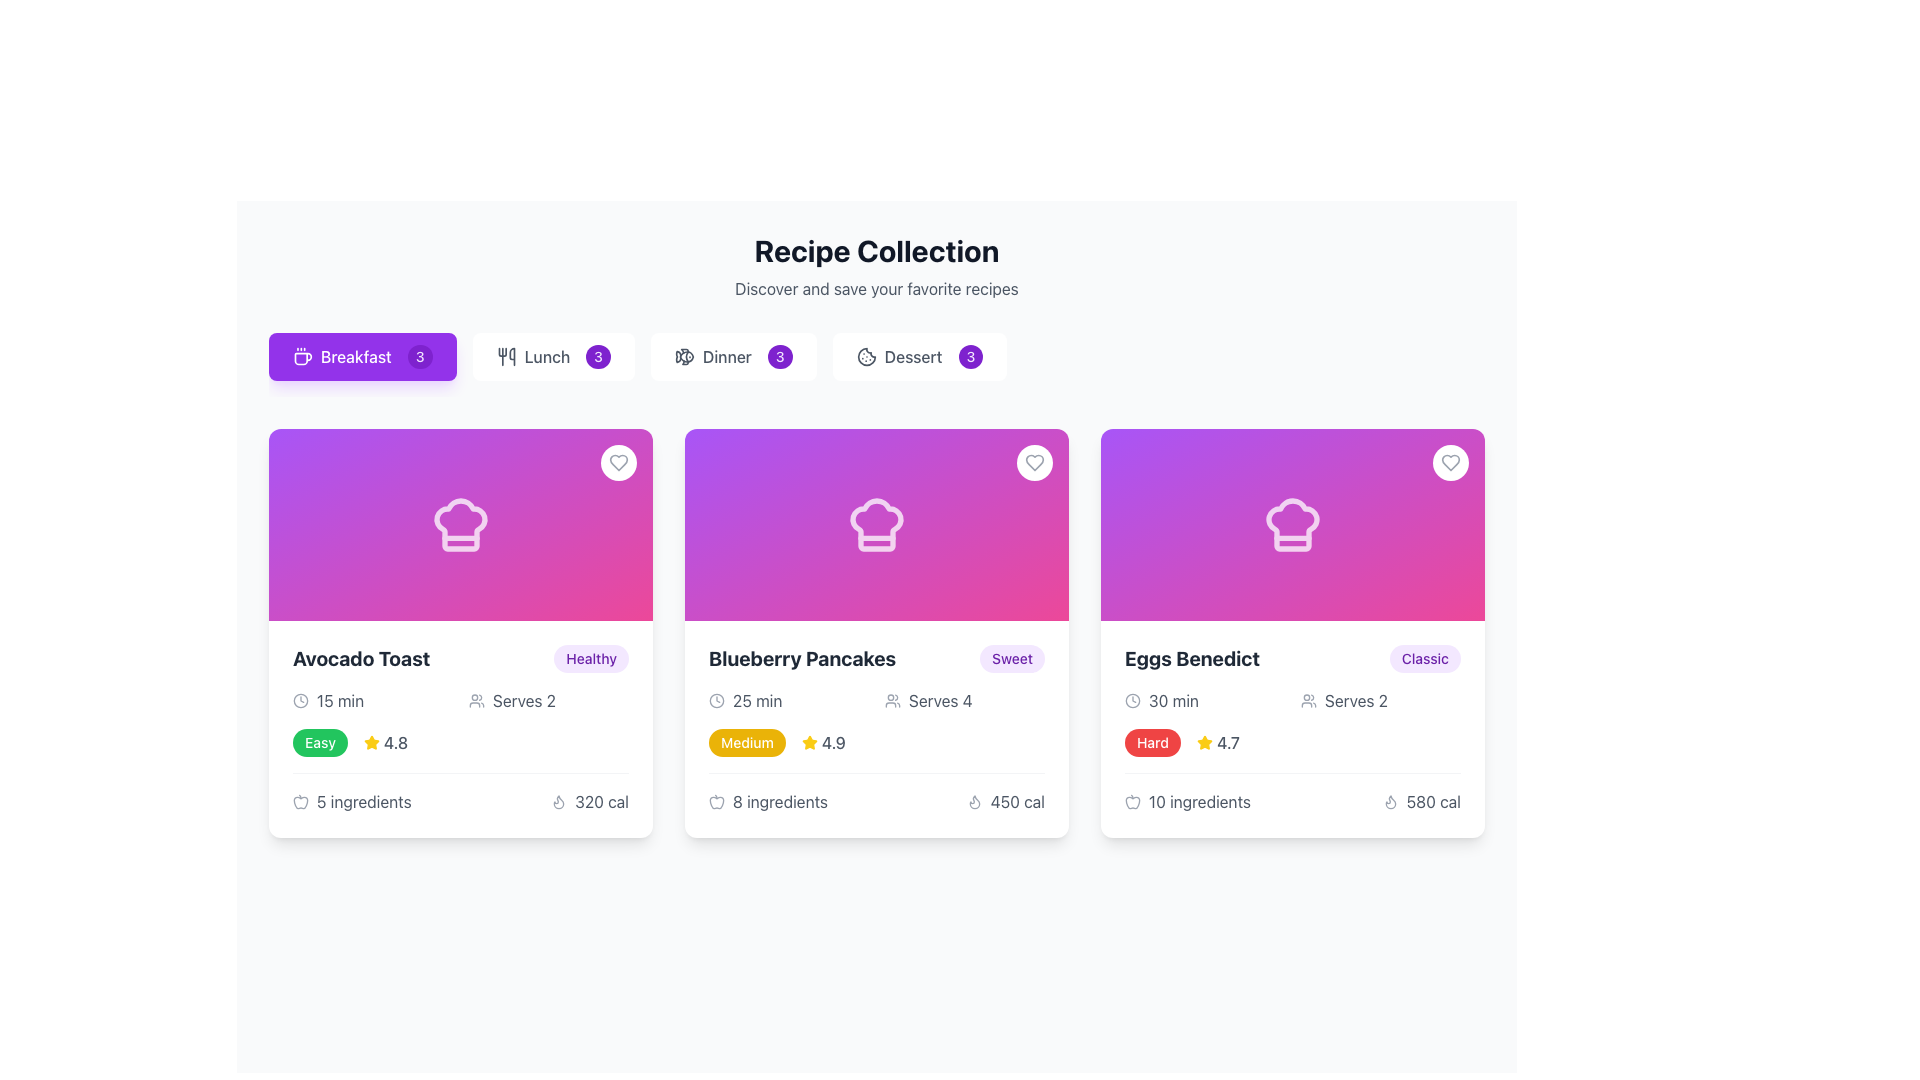 The height and width of the screenshot is (1080, 1920). Describe the element at coordinates (877, 265) in the screenshot. I see `the heading and introductory text element that provides context about the collection of recipes` at that location.